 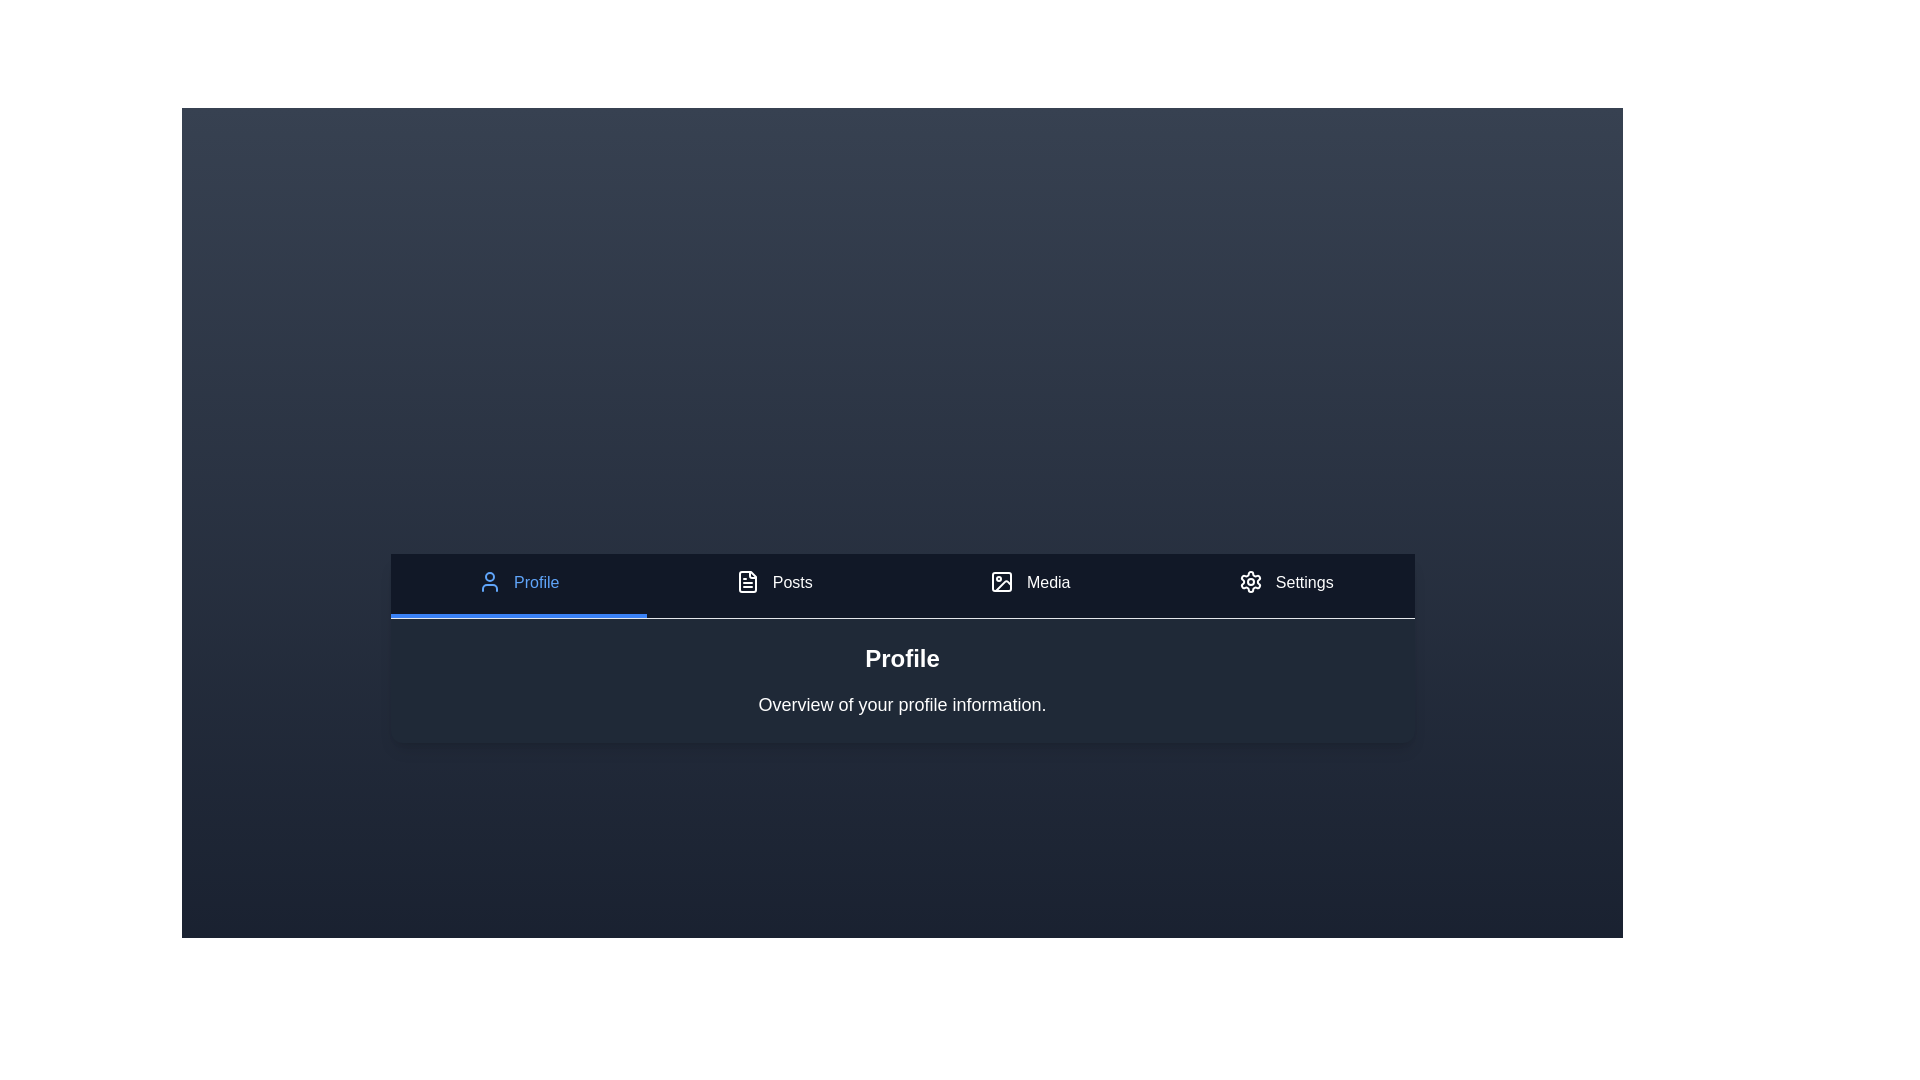 What do you see at coordinates (1030, 585) in the screenshot?
I see `the tab corresponding to Media to display its content` at bounding box center [1030, 585].